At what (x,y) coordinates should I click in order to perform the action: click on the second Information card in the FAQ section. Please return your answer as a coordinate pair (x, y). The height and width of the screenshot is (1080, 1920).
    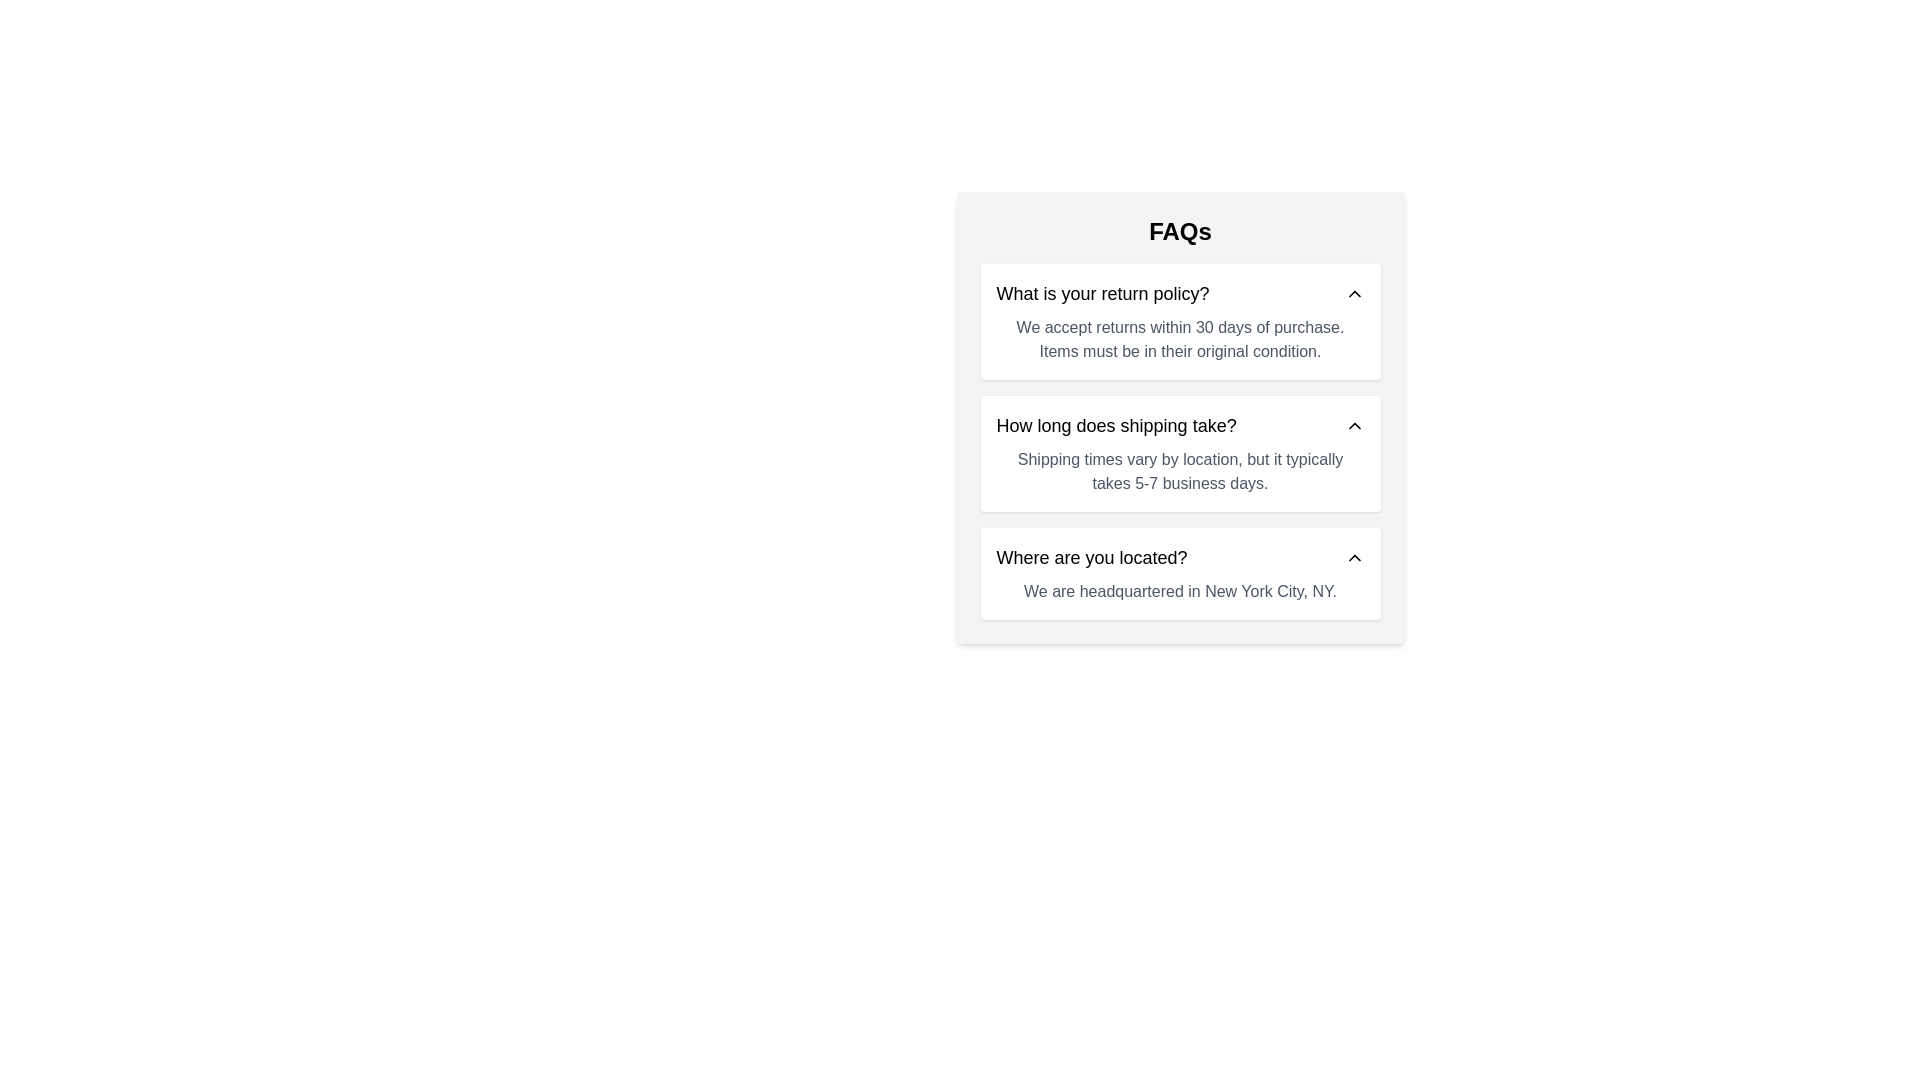
    Looking at the image, I should click on (1180, 416).